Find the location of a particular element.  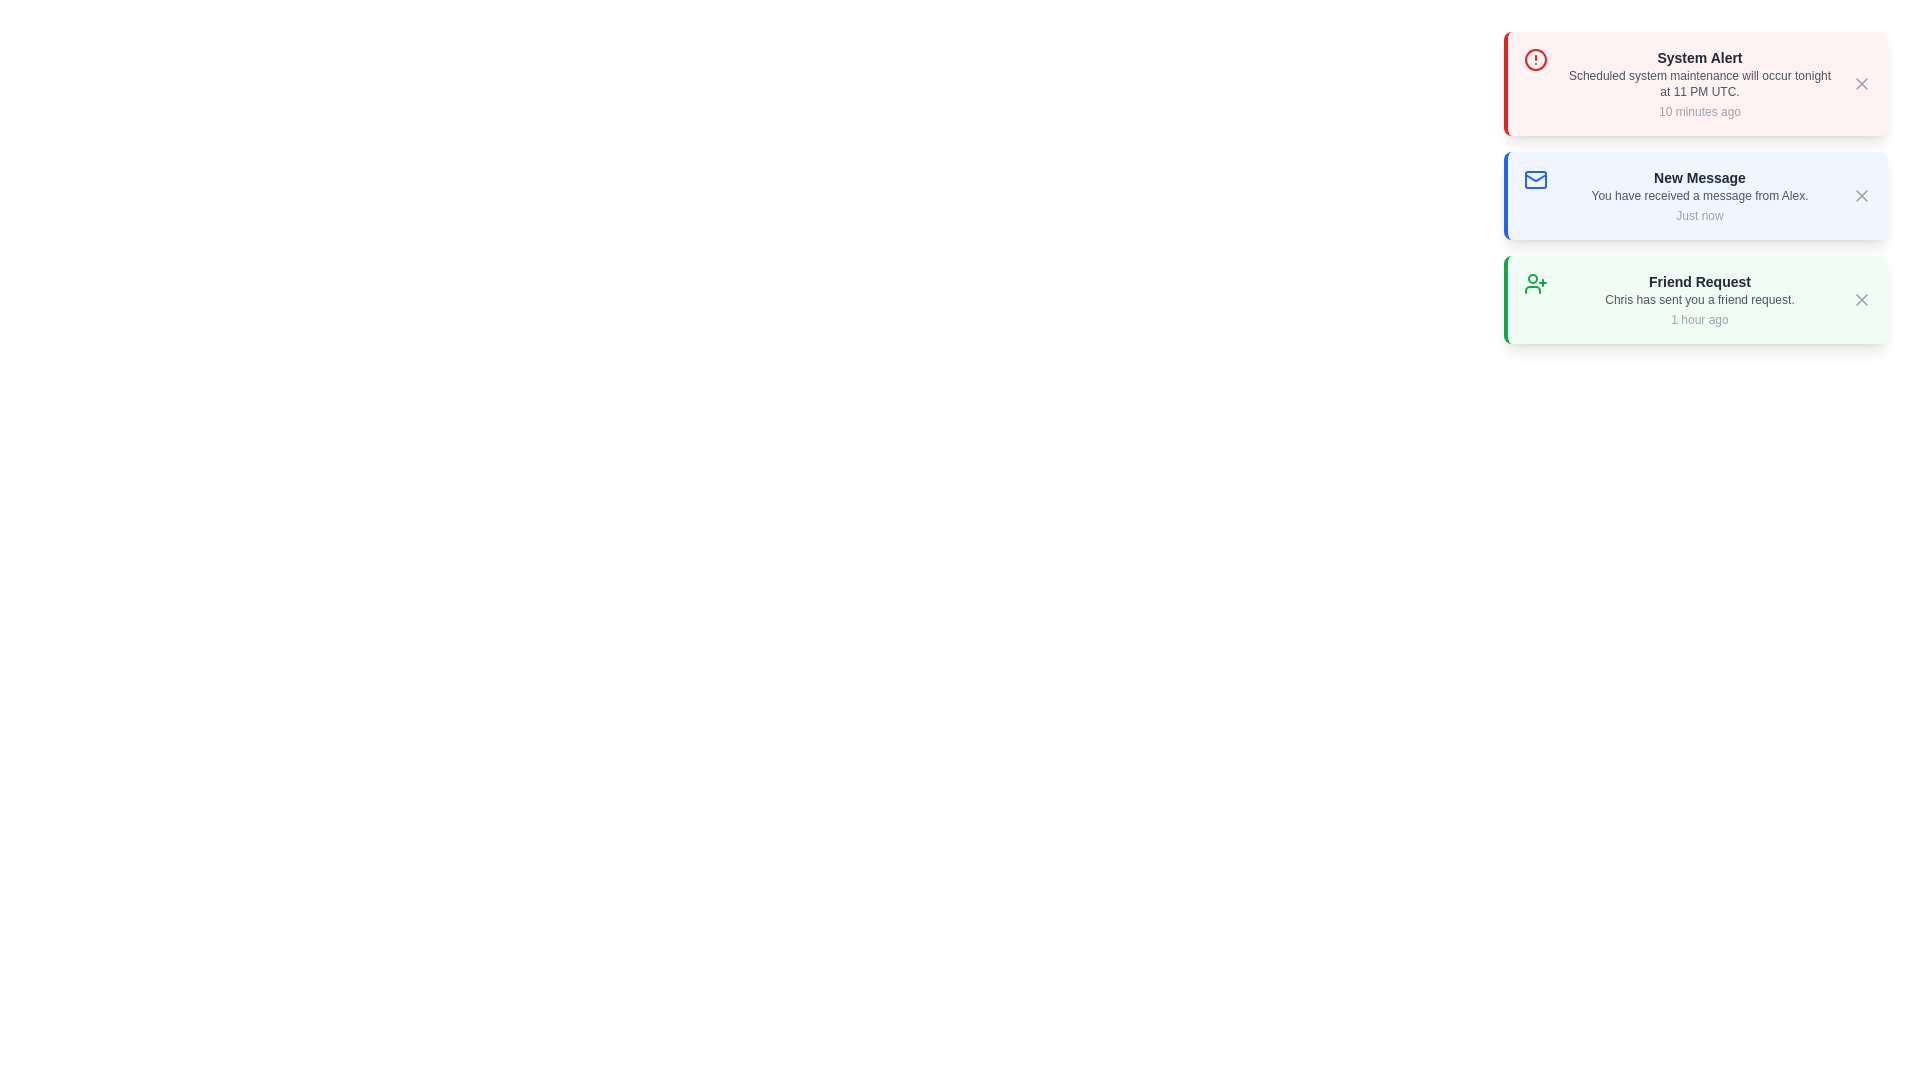

the main body of the envelope icon, which is a rounded rectangle within the SVG notification for 'New Message' is located at coordinates (1535, 180).